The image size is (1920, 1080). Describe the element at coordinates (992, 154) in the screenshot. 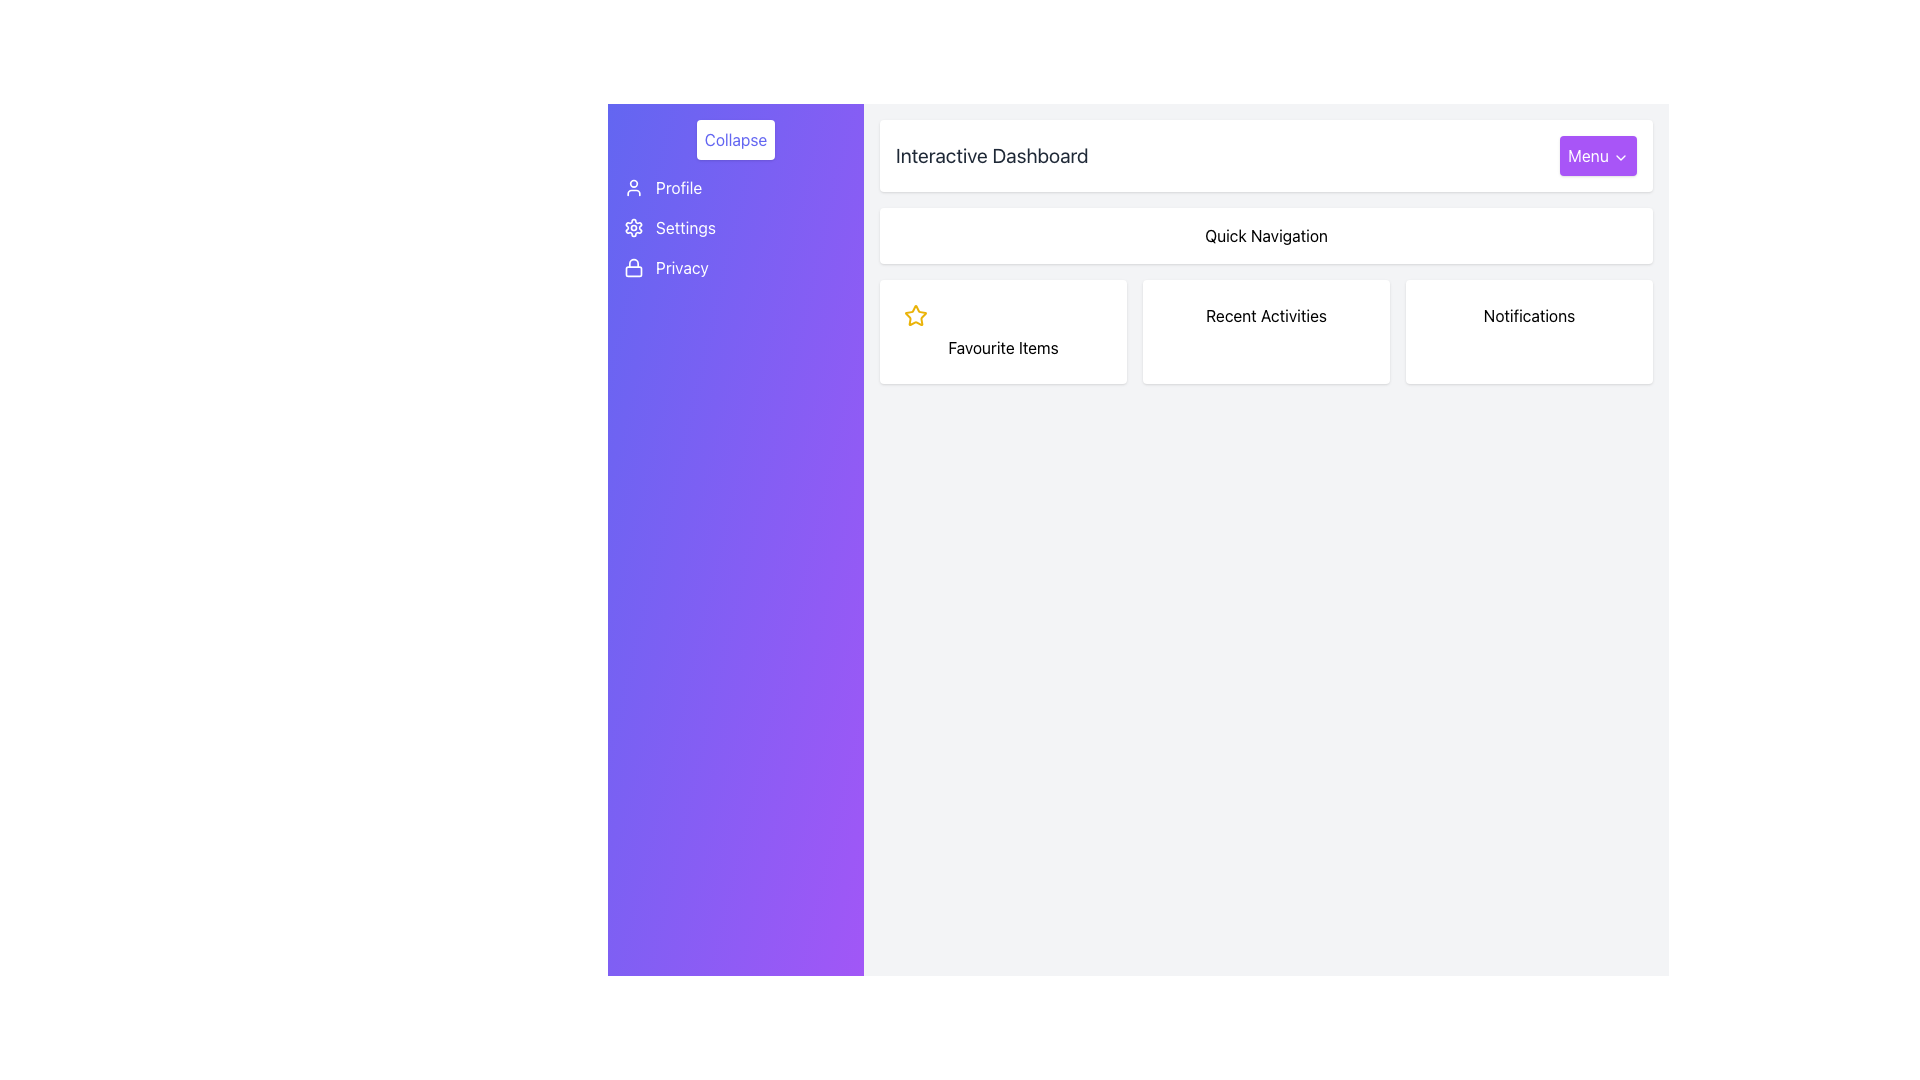

I see `the text label displaying 'Interactive Dashboard' with dark gray coloring, positioned to the left of the 'Menu' button` at that location.